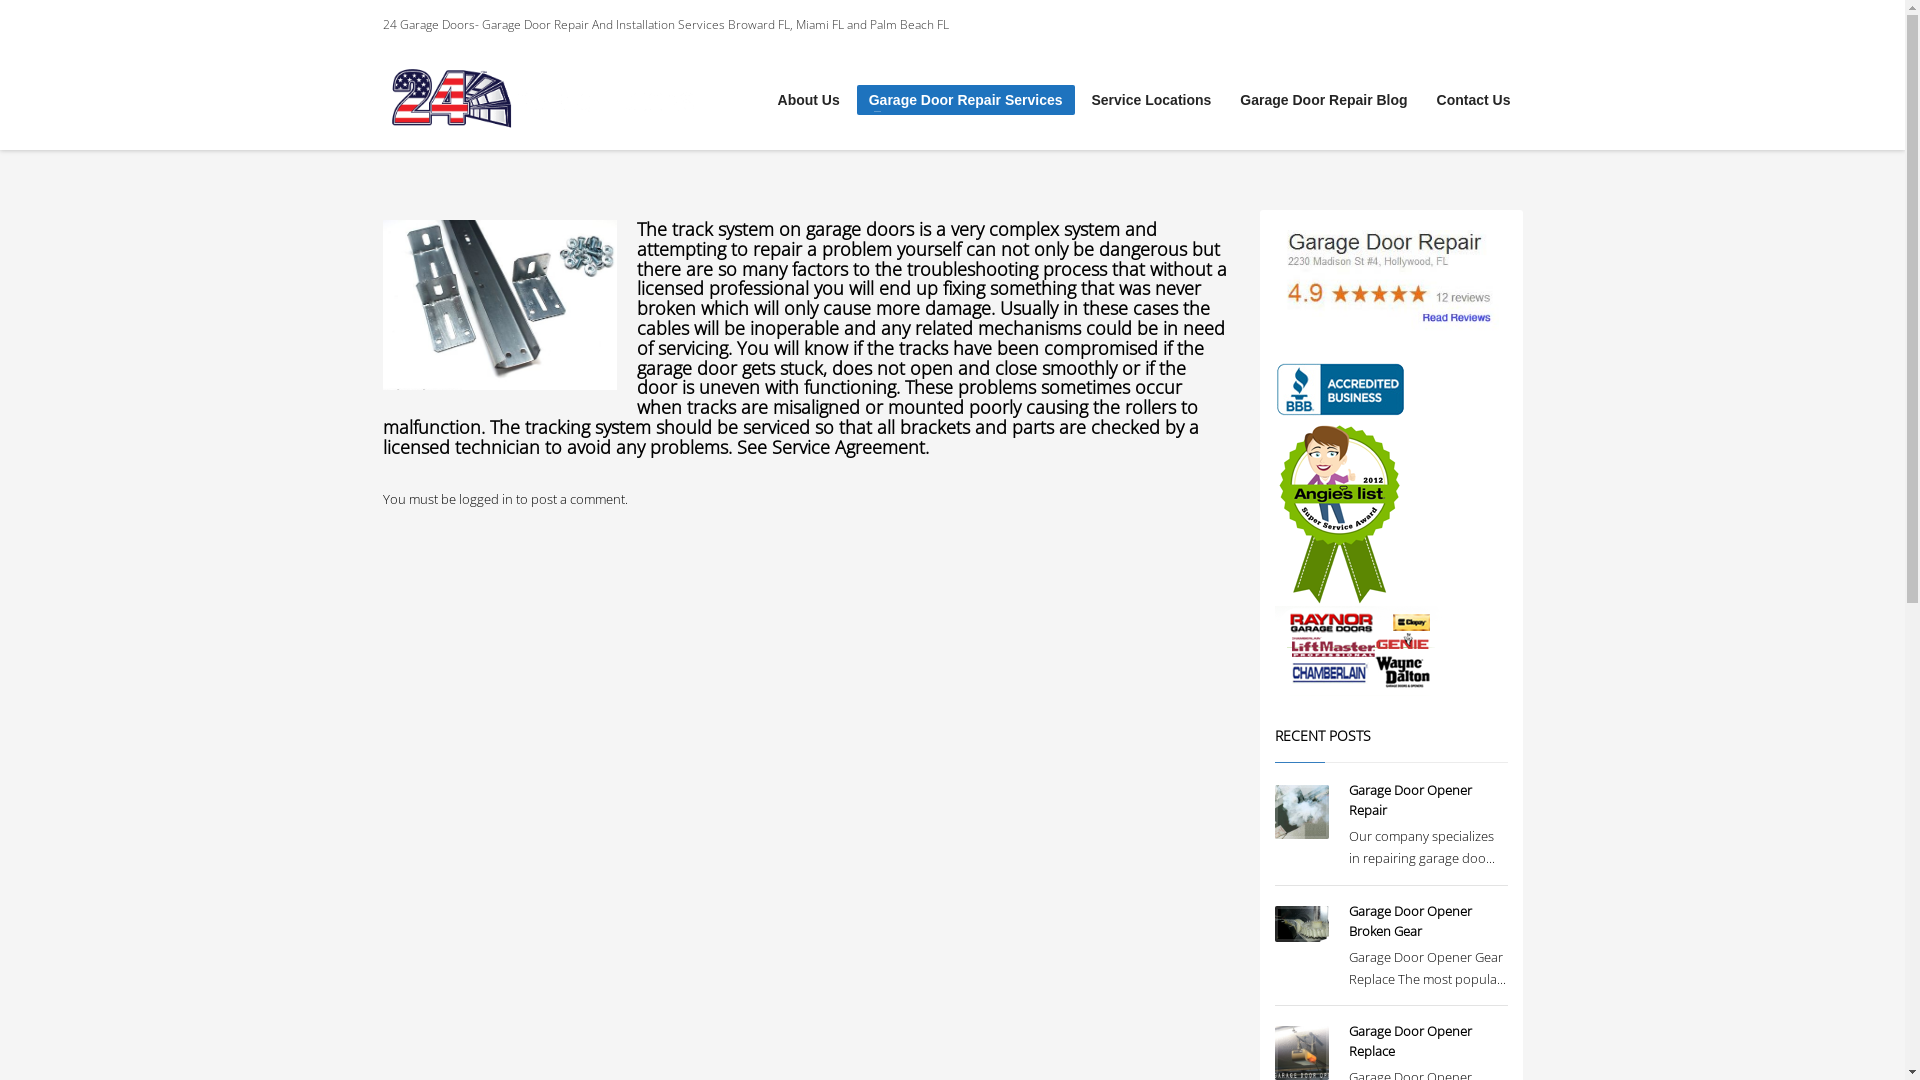 This screenshot has width=1920, height=1080. What do you see at coordinates (1152, 100) in the screenshot?
I see `'Service Locations'` at bounding box center [1152, 100].